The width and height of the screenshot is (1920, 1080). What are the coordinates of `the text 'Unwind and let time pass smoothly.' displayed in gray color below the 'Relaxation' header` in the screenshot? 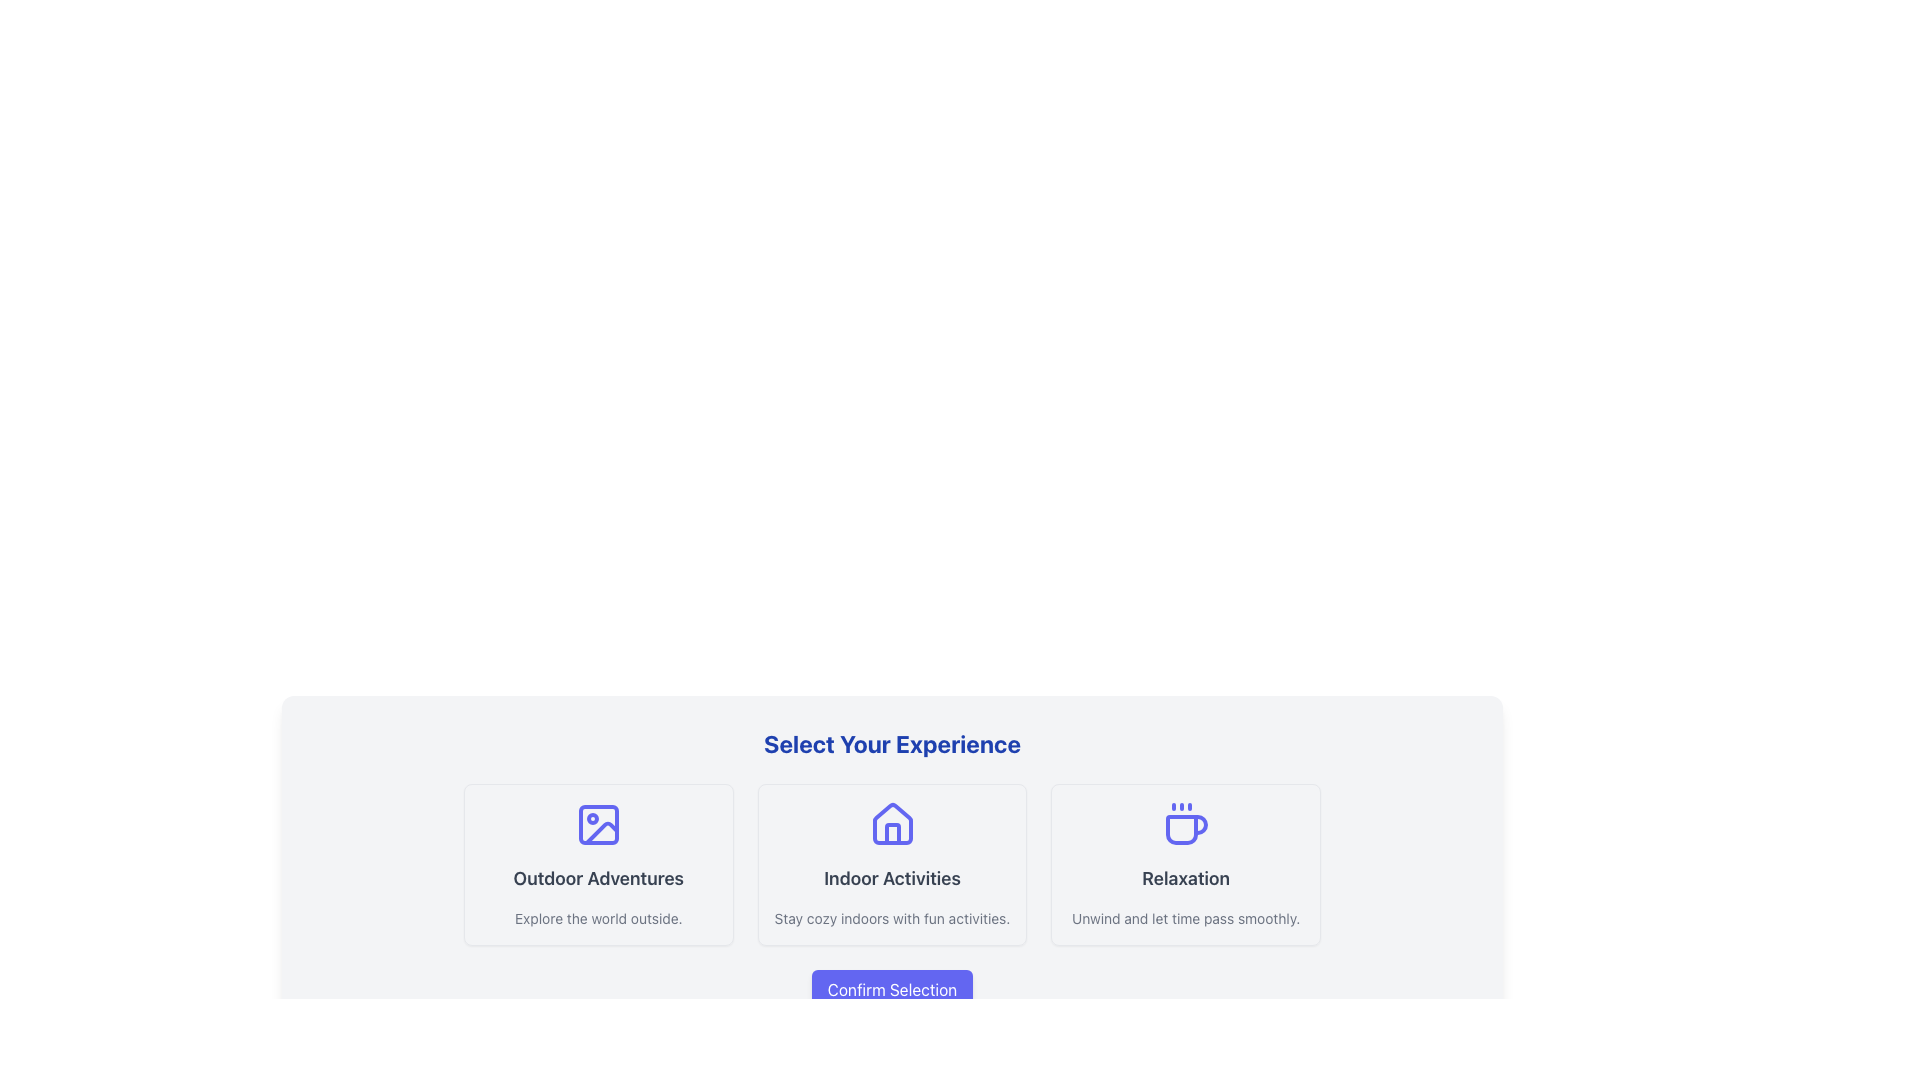 It's located at (1186, 918).